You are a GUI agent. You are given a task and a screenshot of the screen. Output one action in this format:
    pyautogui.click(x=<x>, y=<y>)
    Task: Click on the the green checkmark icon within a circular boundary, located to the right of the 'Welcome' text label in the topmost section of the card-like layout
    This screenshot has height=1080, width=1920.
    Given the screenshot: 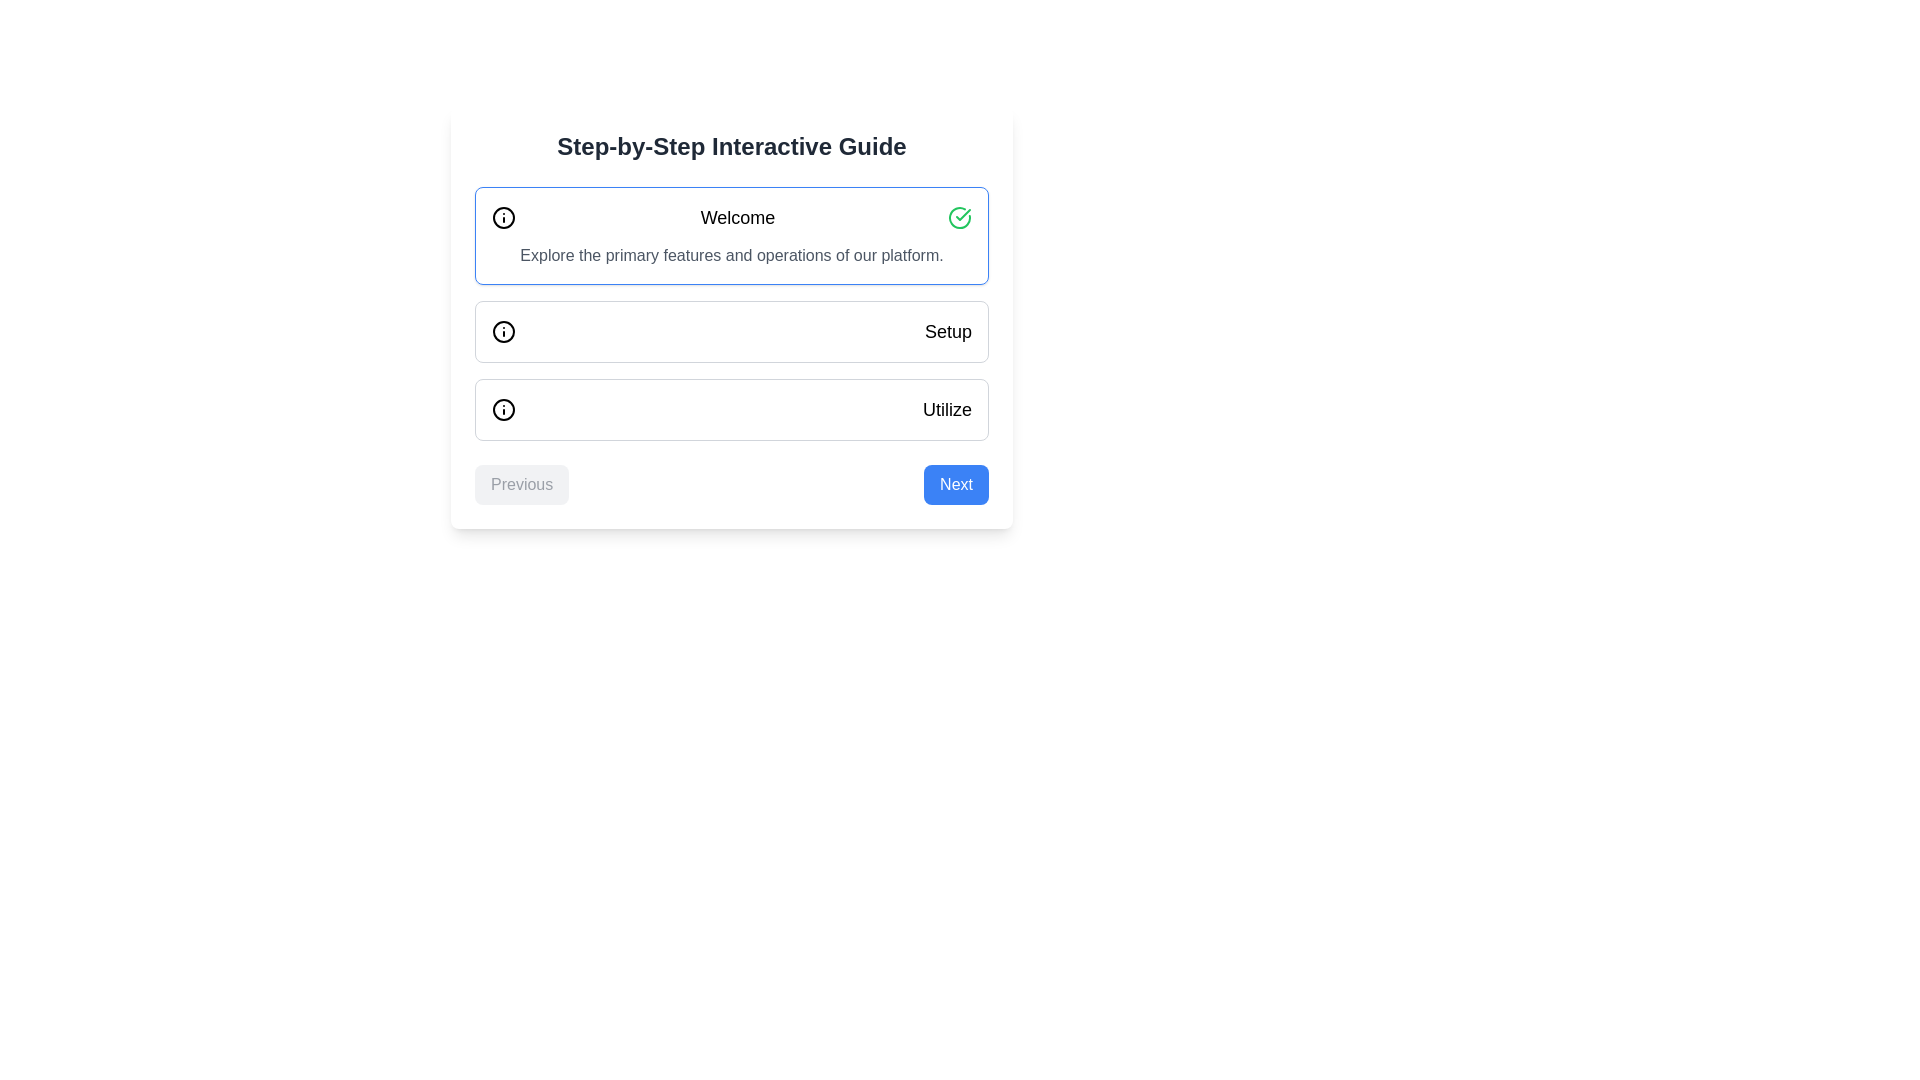 What is the action you would take?
    pyautogui.click(x=963, y=215)
    